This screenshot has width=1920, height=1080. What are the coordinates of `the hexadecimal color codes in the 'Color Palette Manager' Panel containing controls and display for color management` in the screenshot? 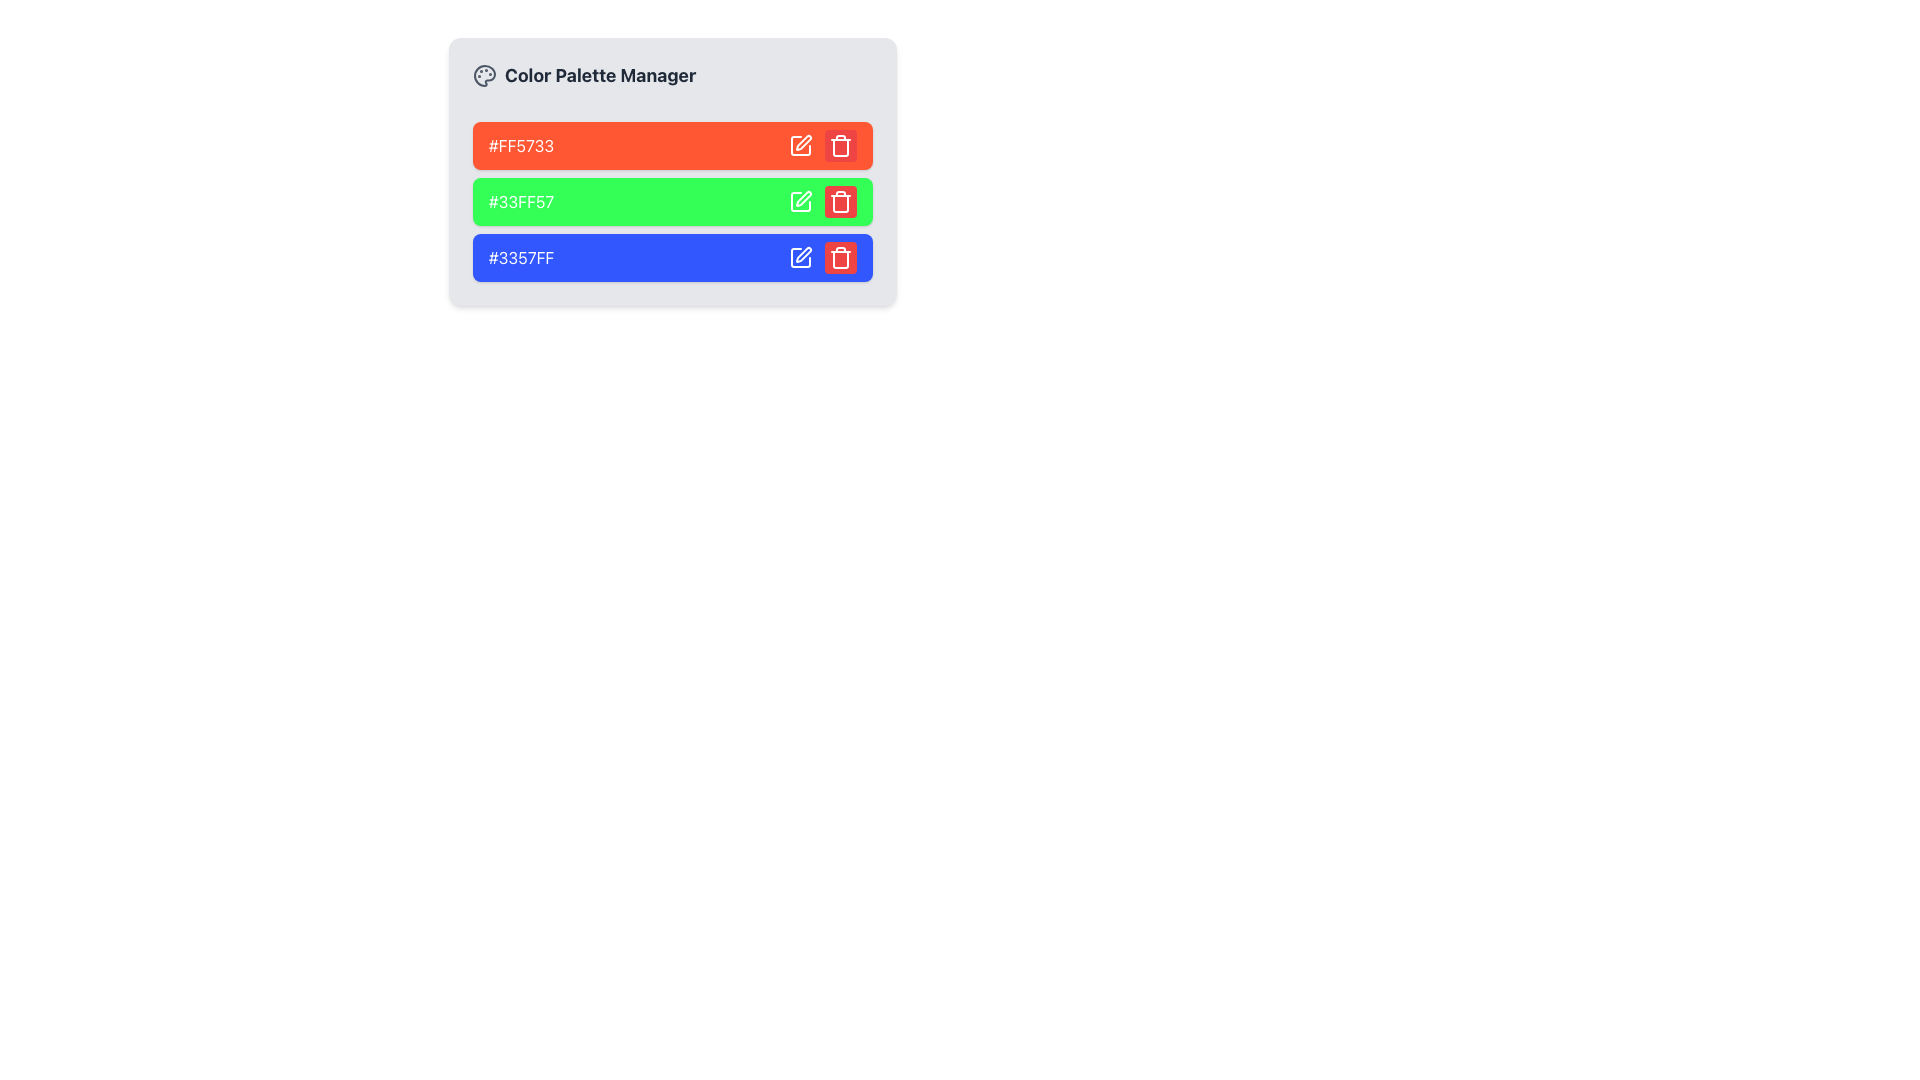 It's located at (672, 171).